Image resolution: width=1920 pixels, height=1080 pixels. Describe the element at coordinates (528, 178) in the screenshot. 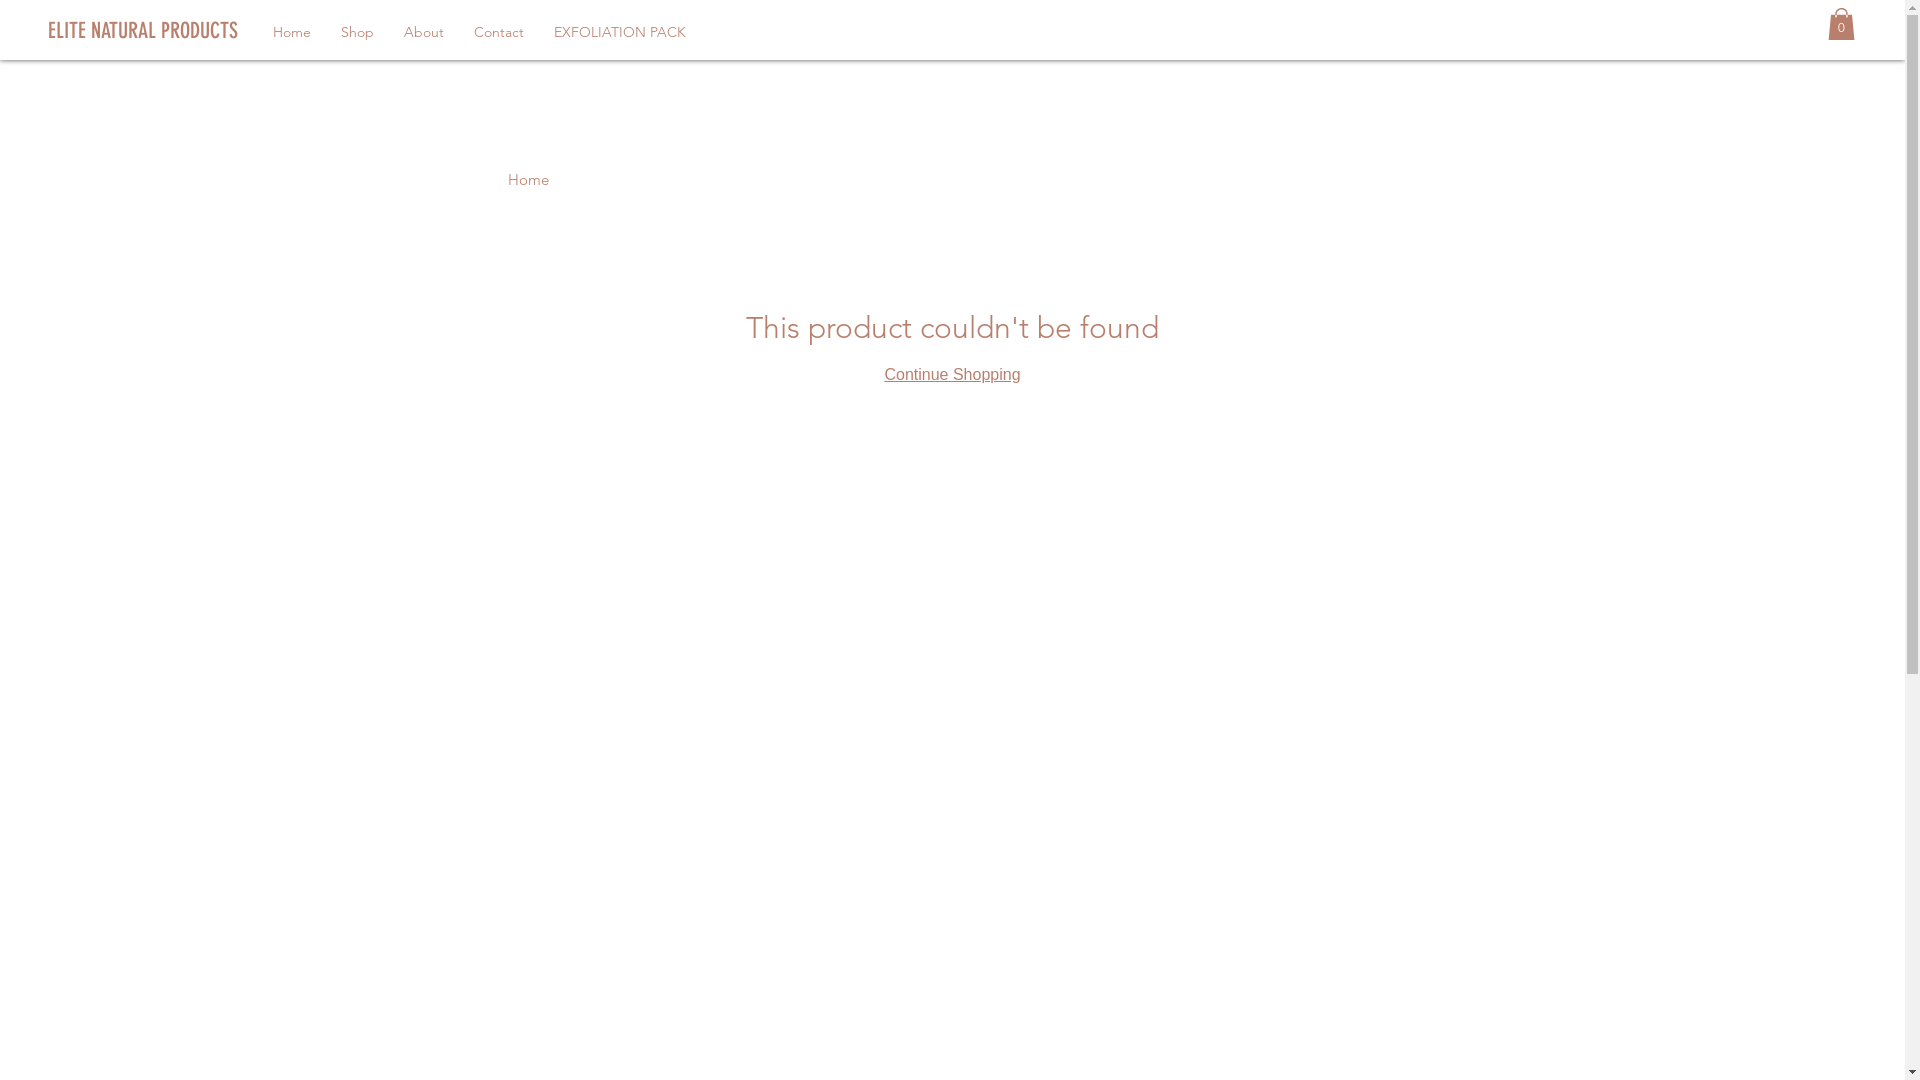

I see `'Home'` at that location.